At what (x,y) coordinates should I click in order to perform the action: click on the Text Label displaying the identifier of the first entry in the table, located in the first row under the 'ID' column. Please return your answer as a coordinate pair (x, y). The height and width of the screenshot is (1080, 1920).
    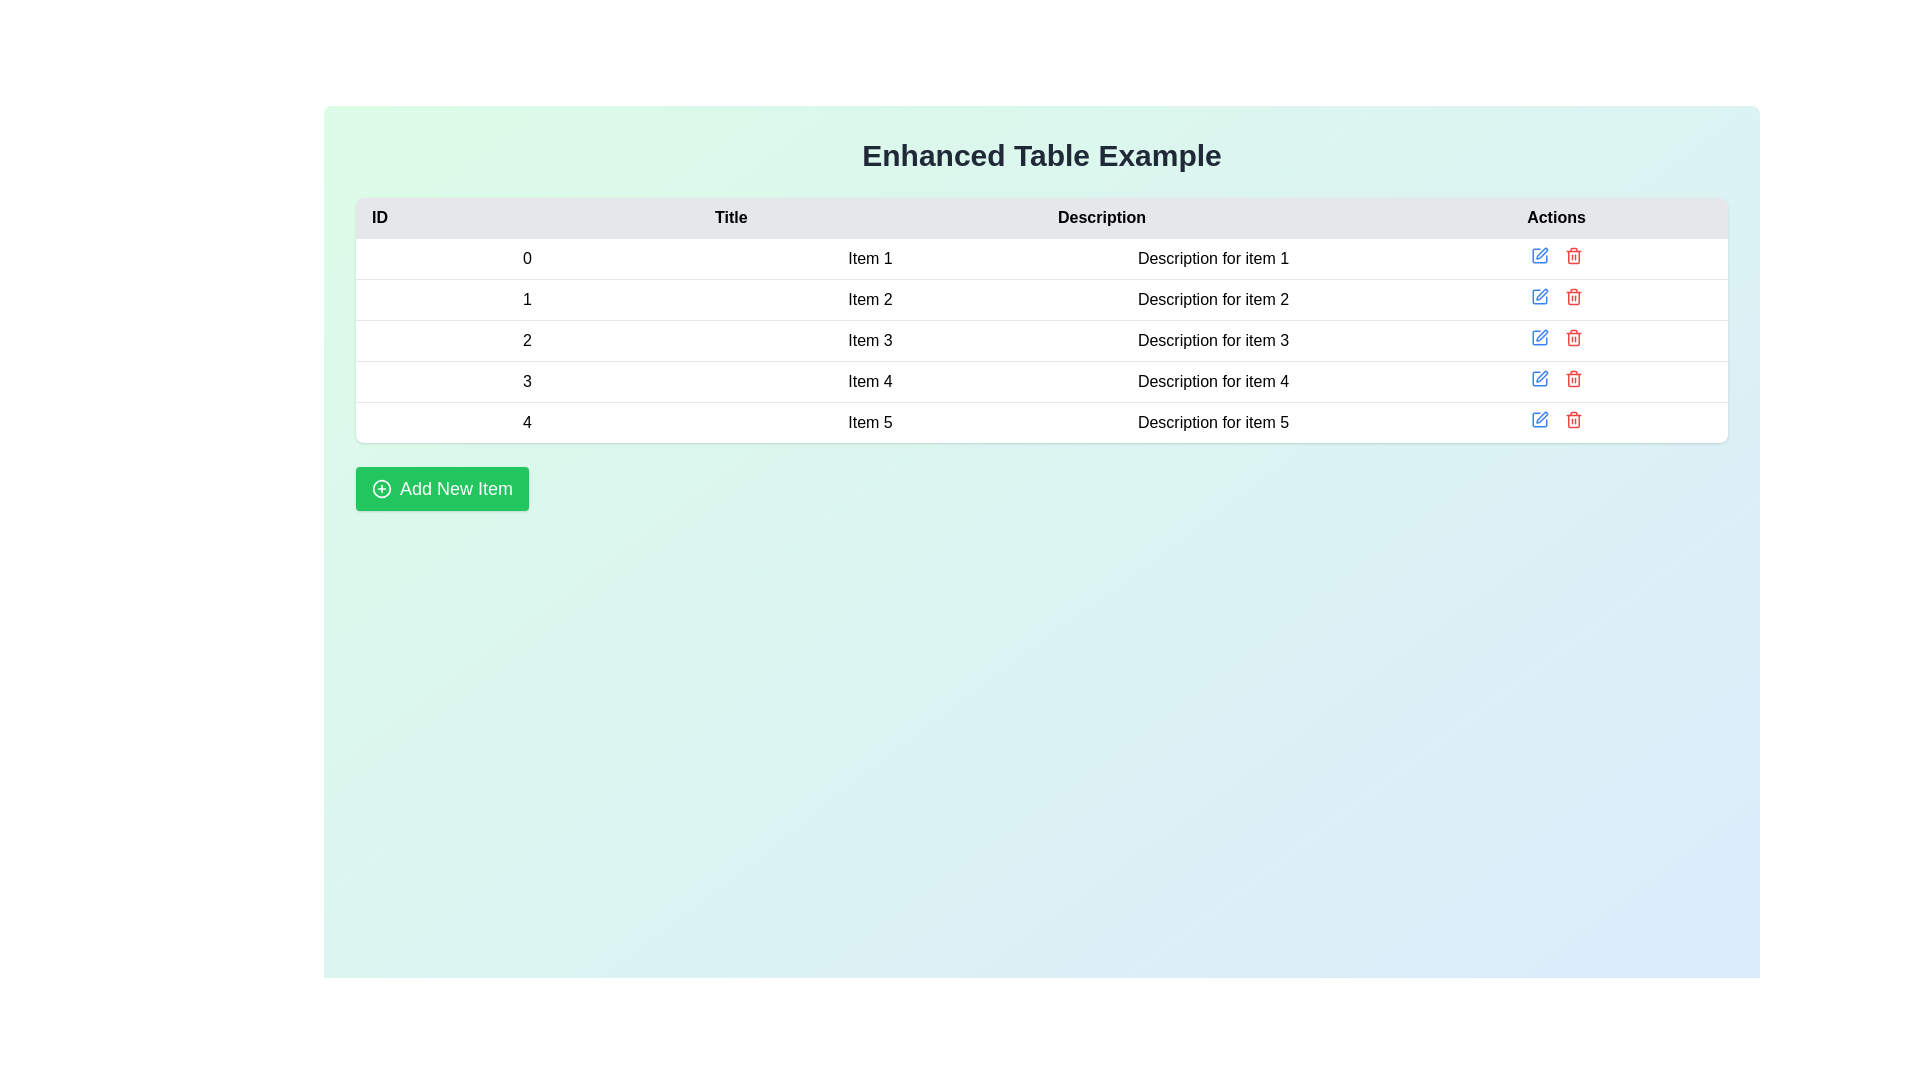
    Looking at the image, I should click on (527, 257).